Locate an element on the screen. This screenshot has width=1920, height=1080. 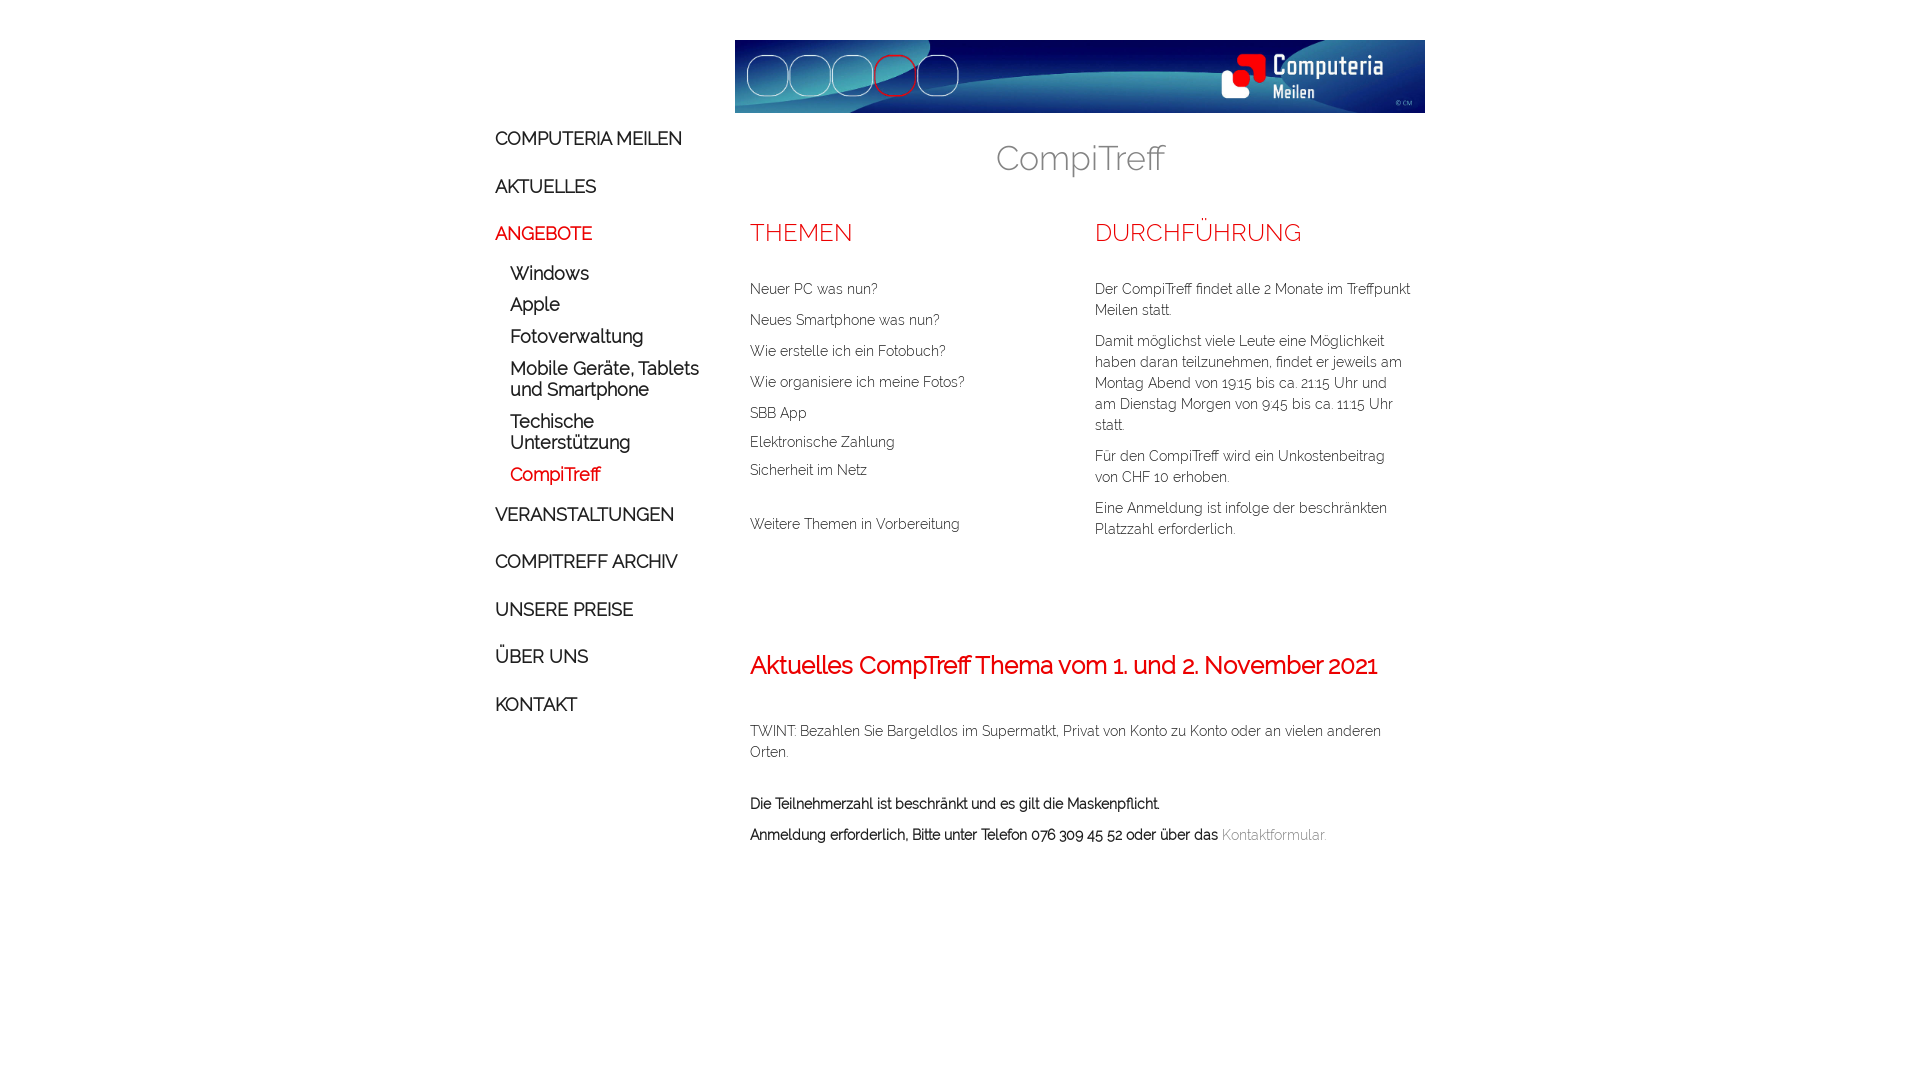
'Fotoverwaltung' is located at coordinates (606, 335).